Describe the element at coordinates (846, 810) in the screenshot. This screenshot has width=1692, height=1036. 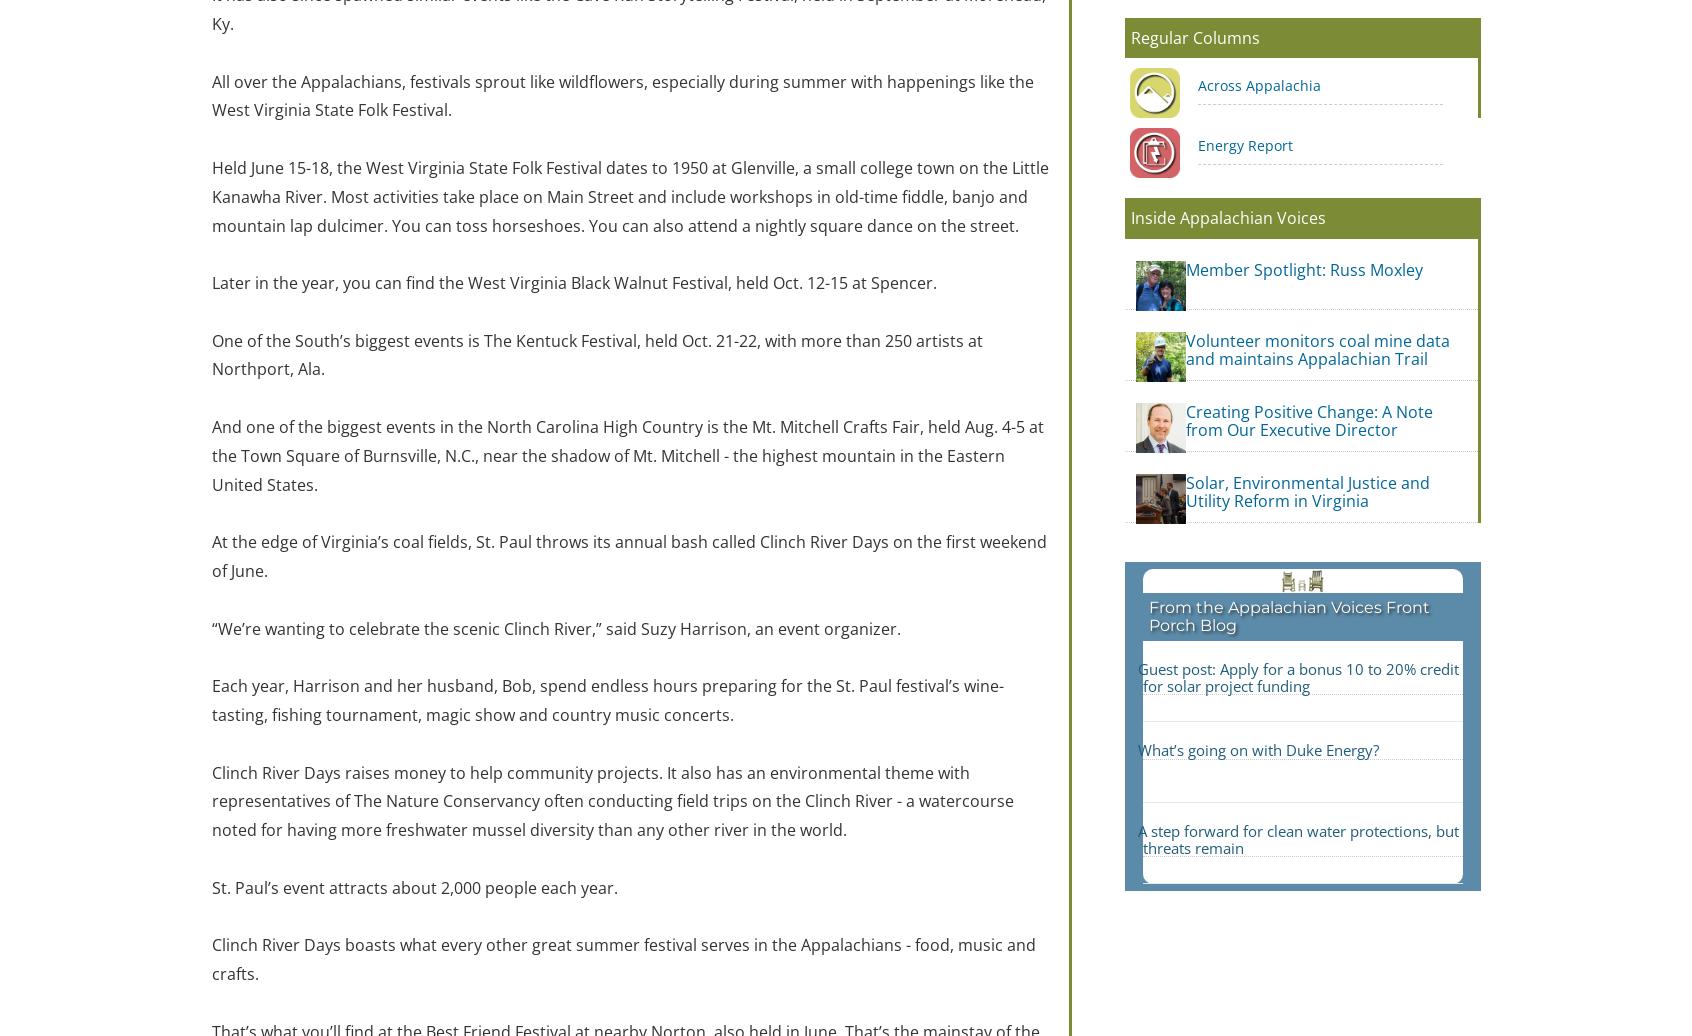
I see `'© 2021 Appalachian Voices'` at that location.